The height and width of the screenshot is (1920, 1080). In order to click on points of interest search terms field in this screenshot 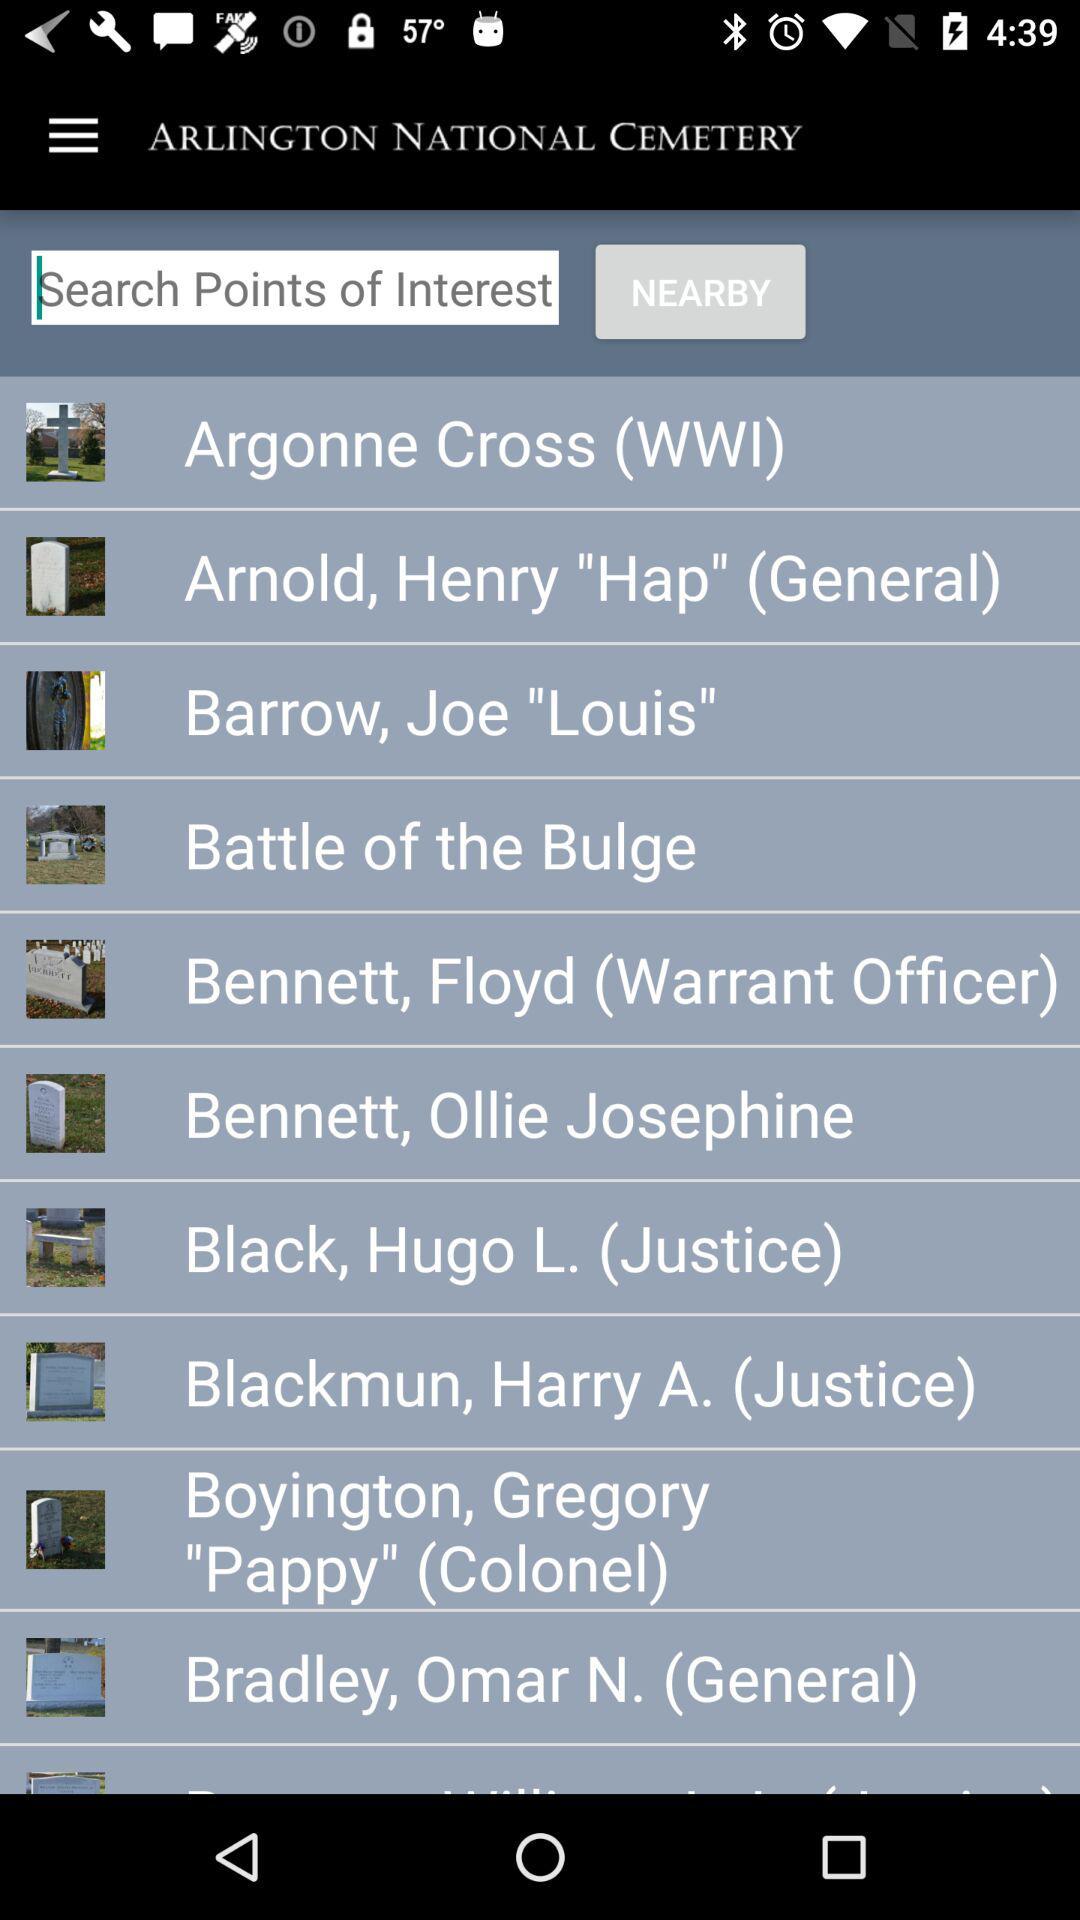, I will do `click(295, 286)`.